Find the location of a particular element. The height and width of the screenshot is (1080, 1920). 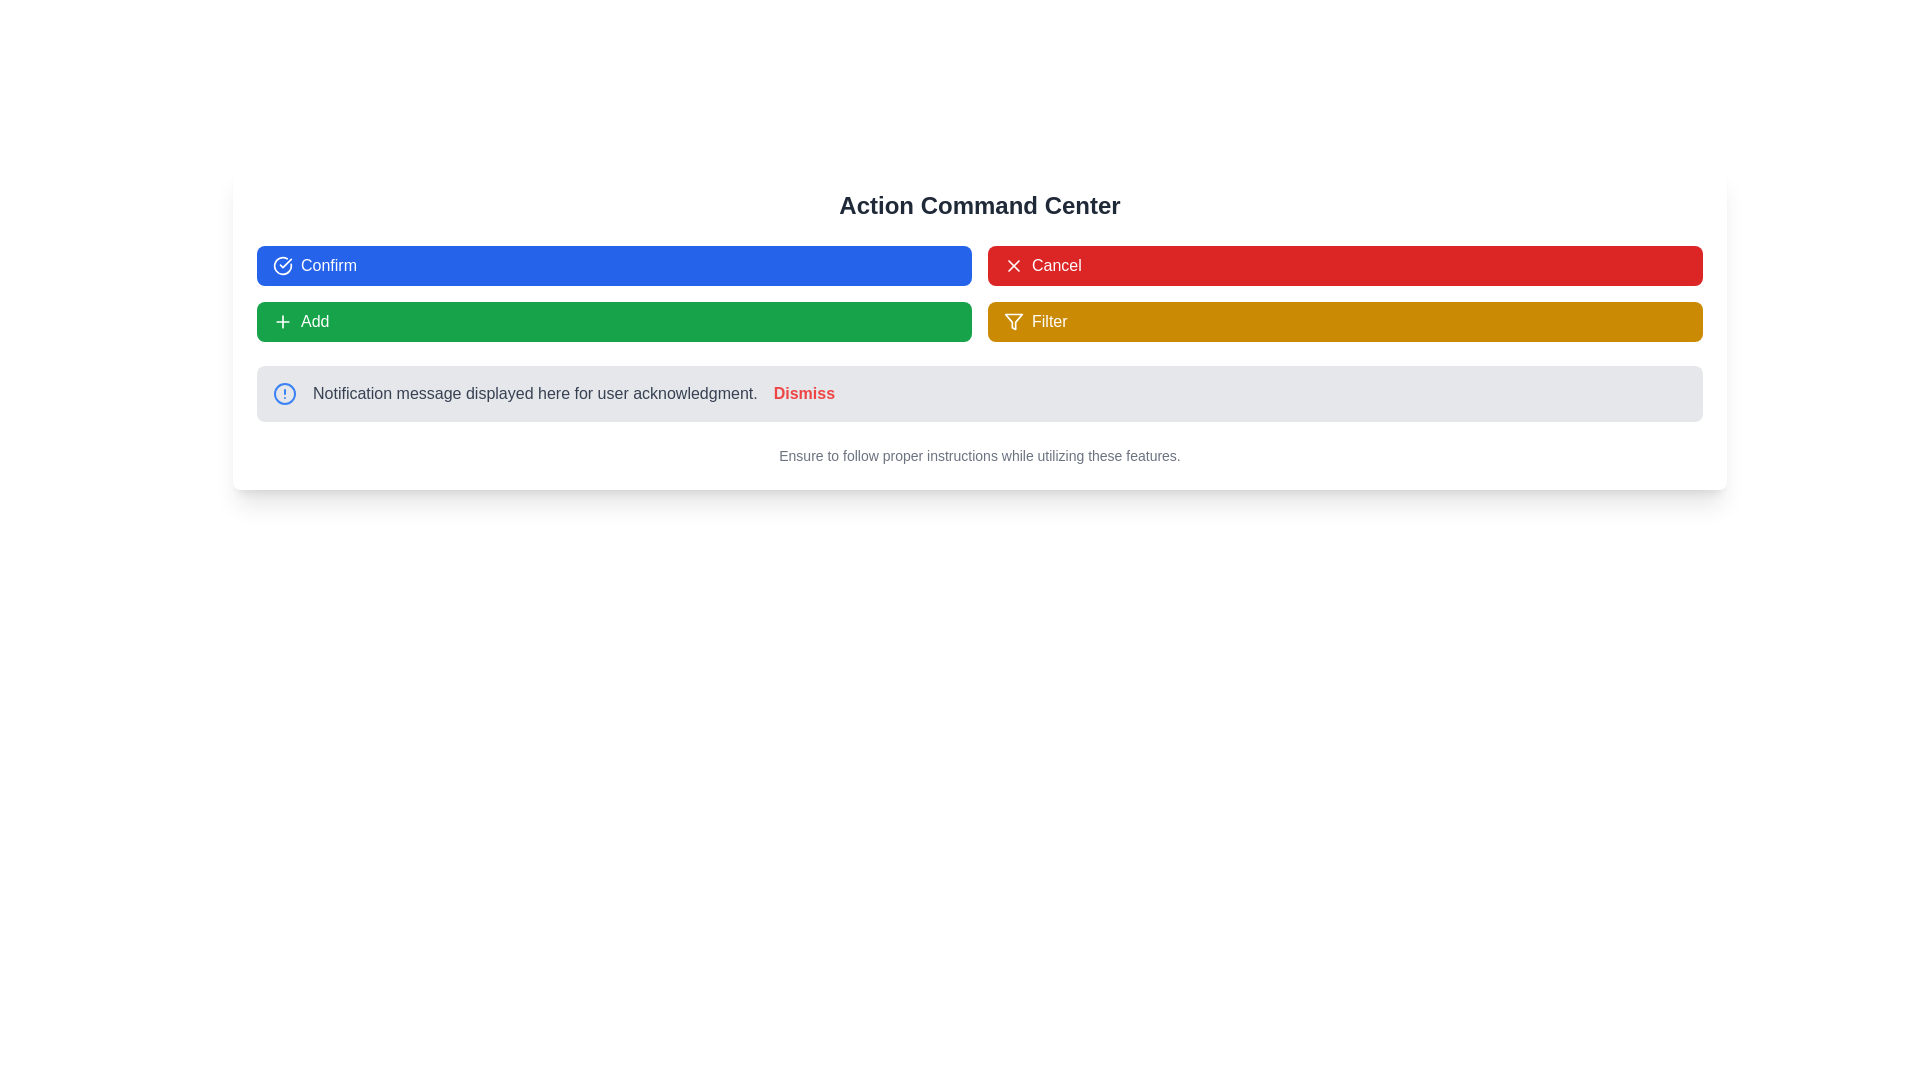

the red diagonal cross icon, which is part of the Cancel button's iconography, located on the right side of the header section is located at coordinates (1013, 265).